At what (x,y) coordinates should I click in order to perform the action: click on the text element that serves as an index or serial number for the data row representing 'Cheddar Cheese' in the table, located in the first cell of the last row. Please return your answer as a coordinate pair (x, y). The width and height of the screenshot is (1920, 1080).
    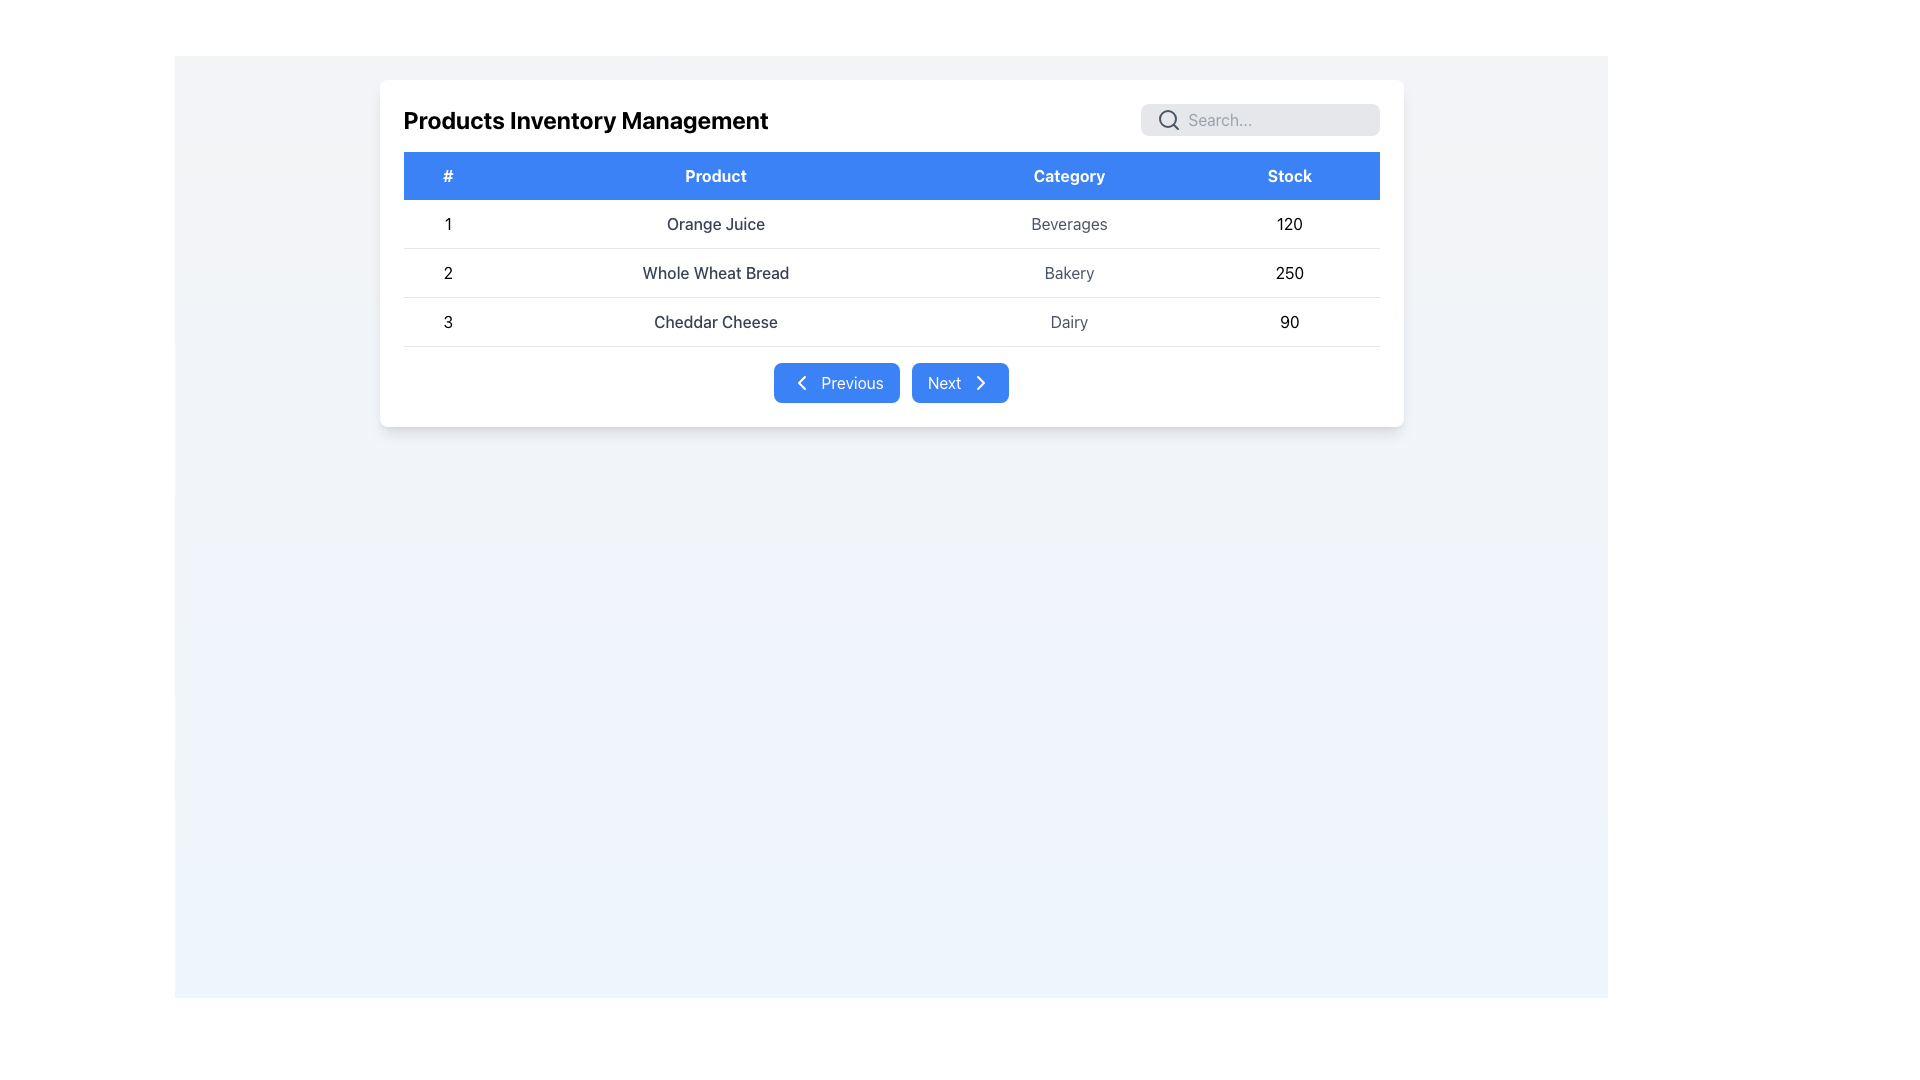
    Looking at the image, I should click on (447, 320).